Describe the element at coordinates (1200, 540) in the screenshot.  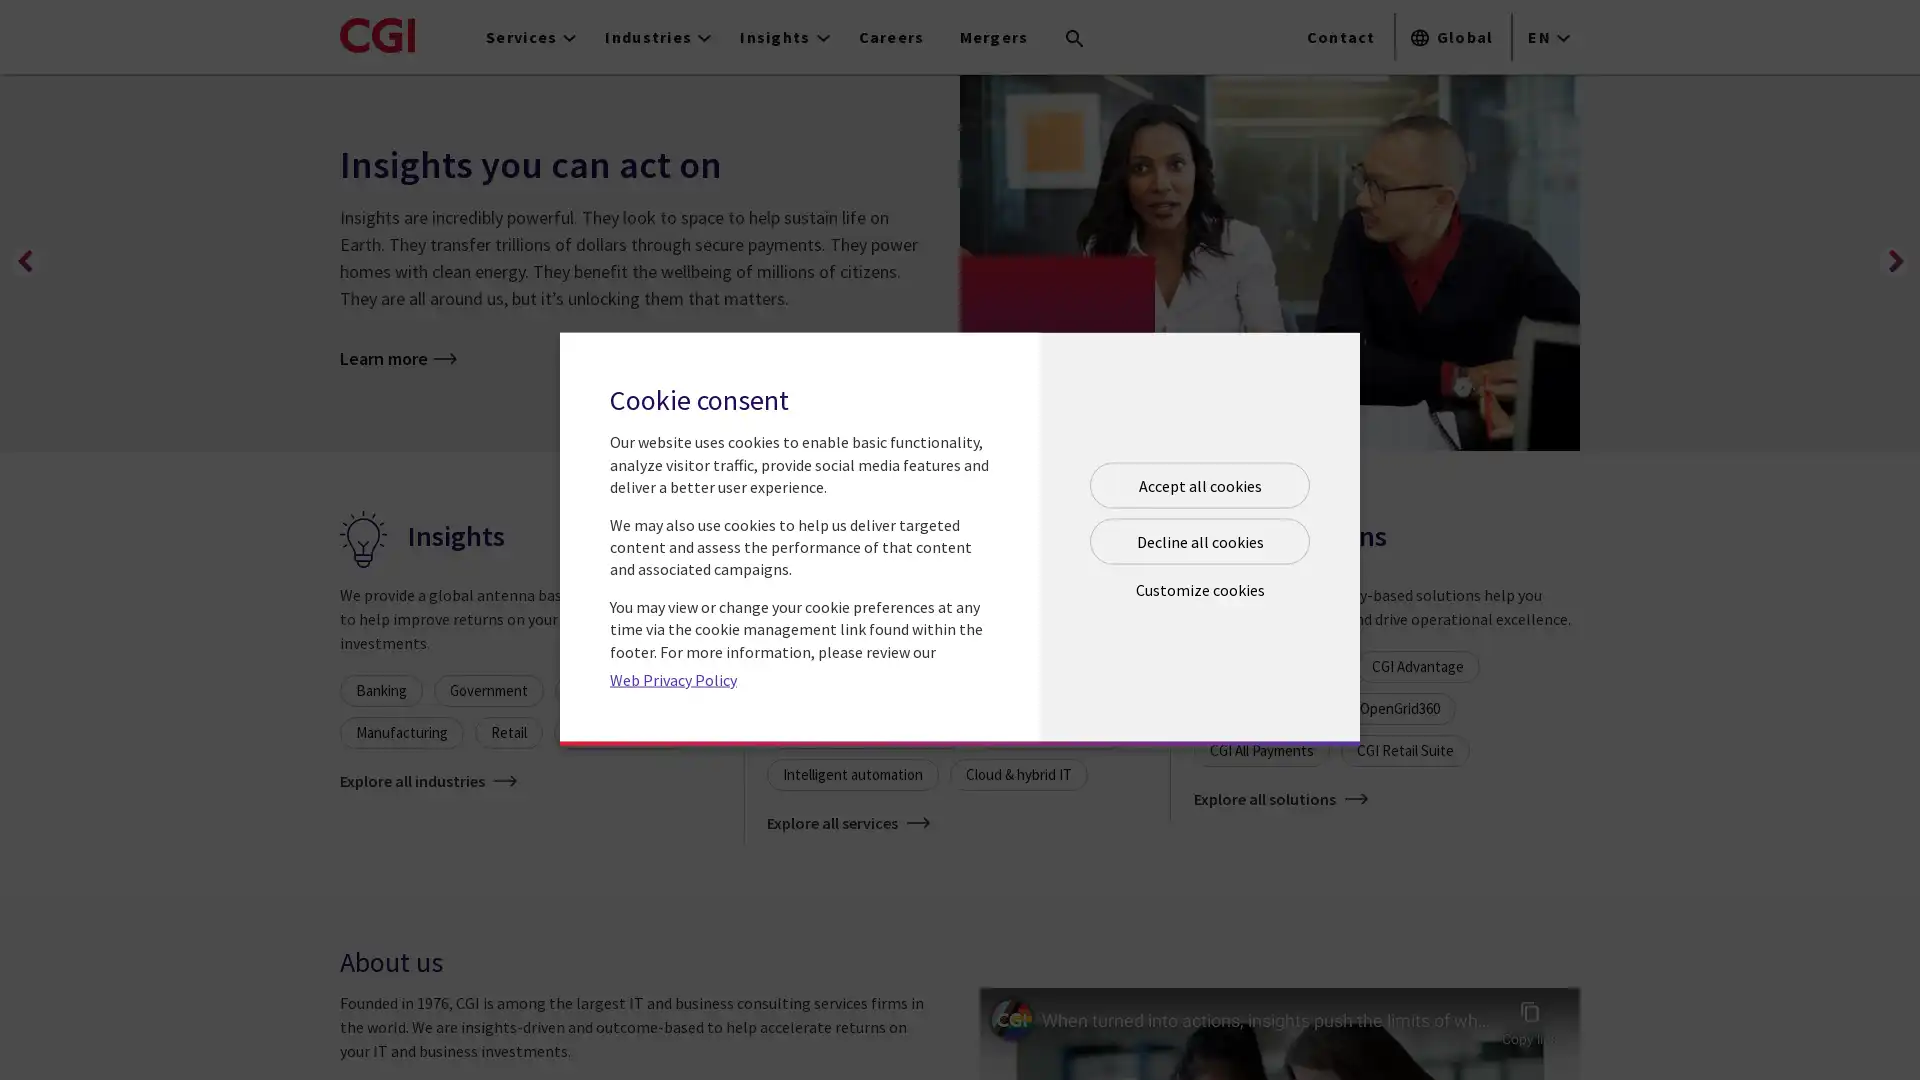
I see `Decline all cookies` at that location.